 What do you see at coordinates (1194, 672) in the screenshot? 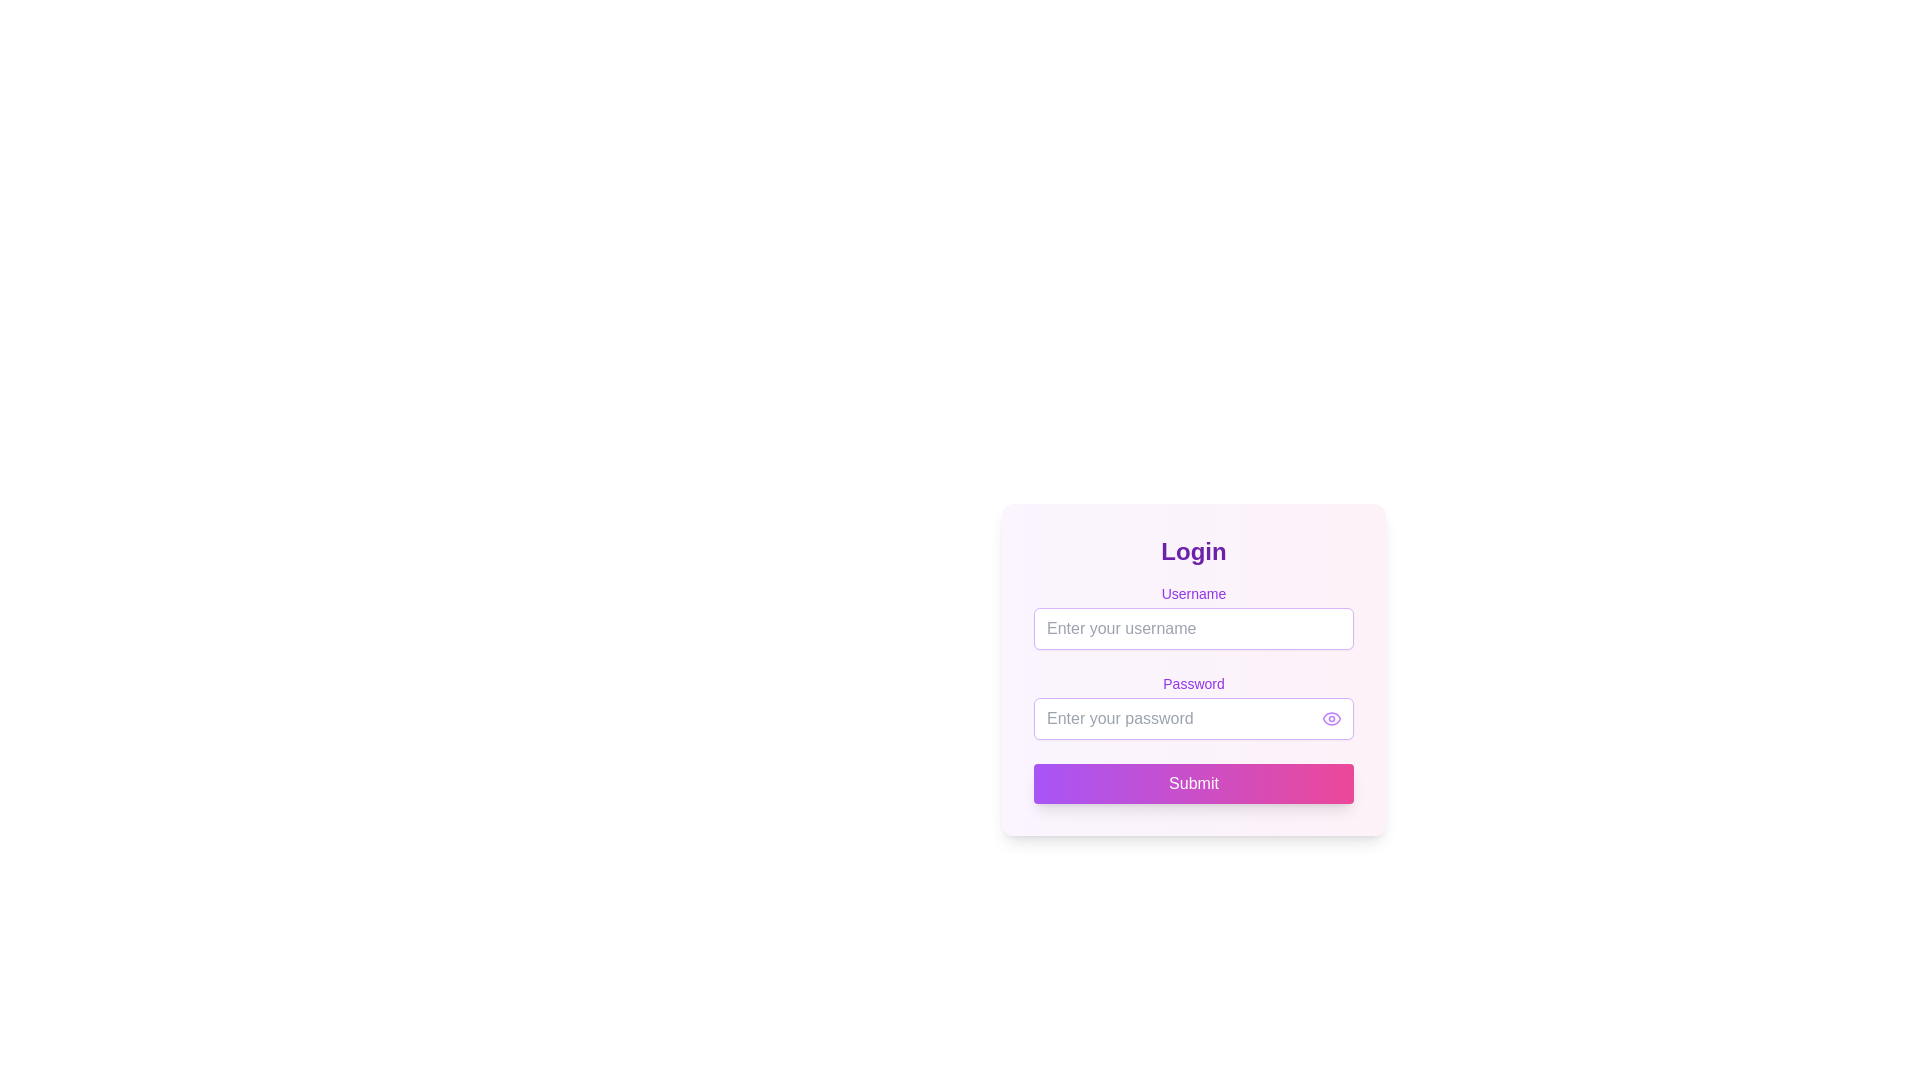
I see `the purple 'Password' text label located above the password input field within the login card layout` at bounding box center [1194, 672].